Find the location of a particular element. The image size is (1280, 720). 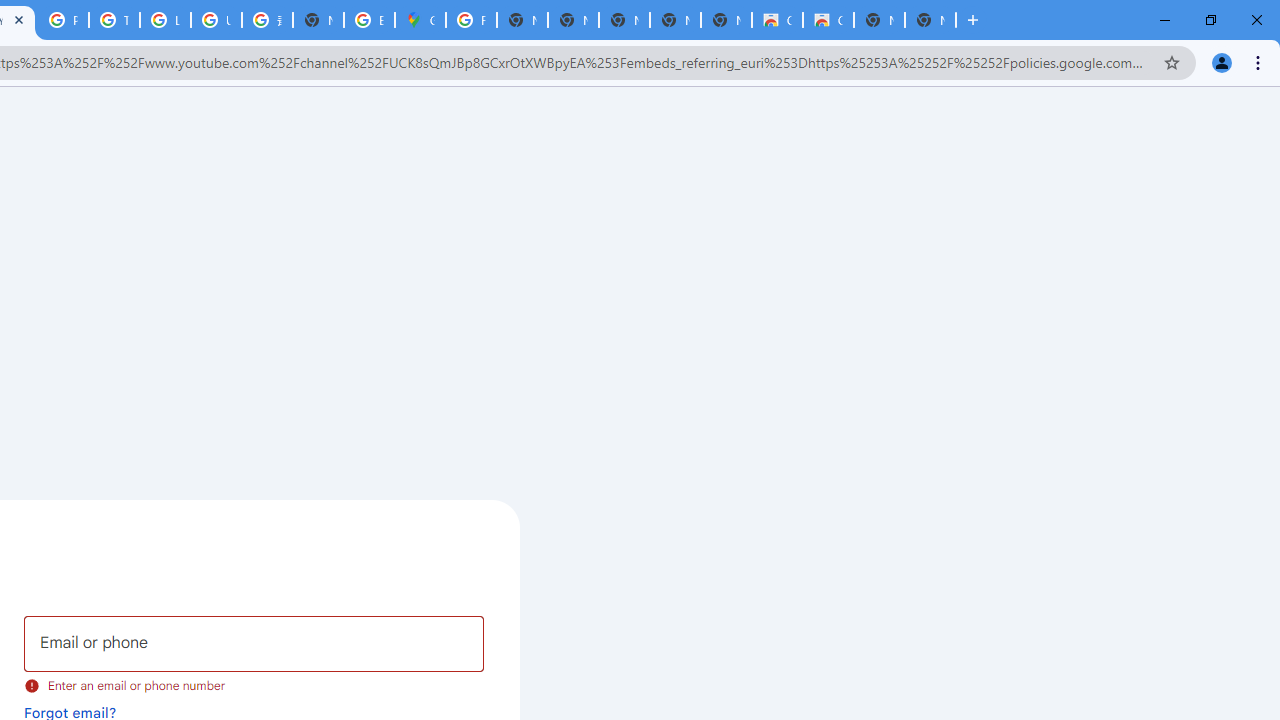

'Google Maps' is located at coordinates (419, 20).